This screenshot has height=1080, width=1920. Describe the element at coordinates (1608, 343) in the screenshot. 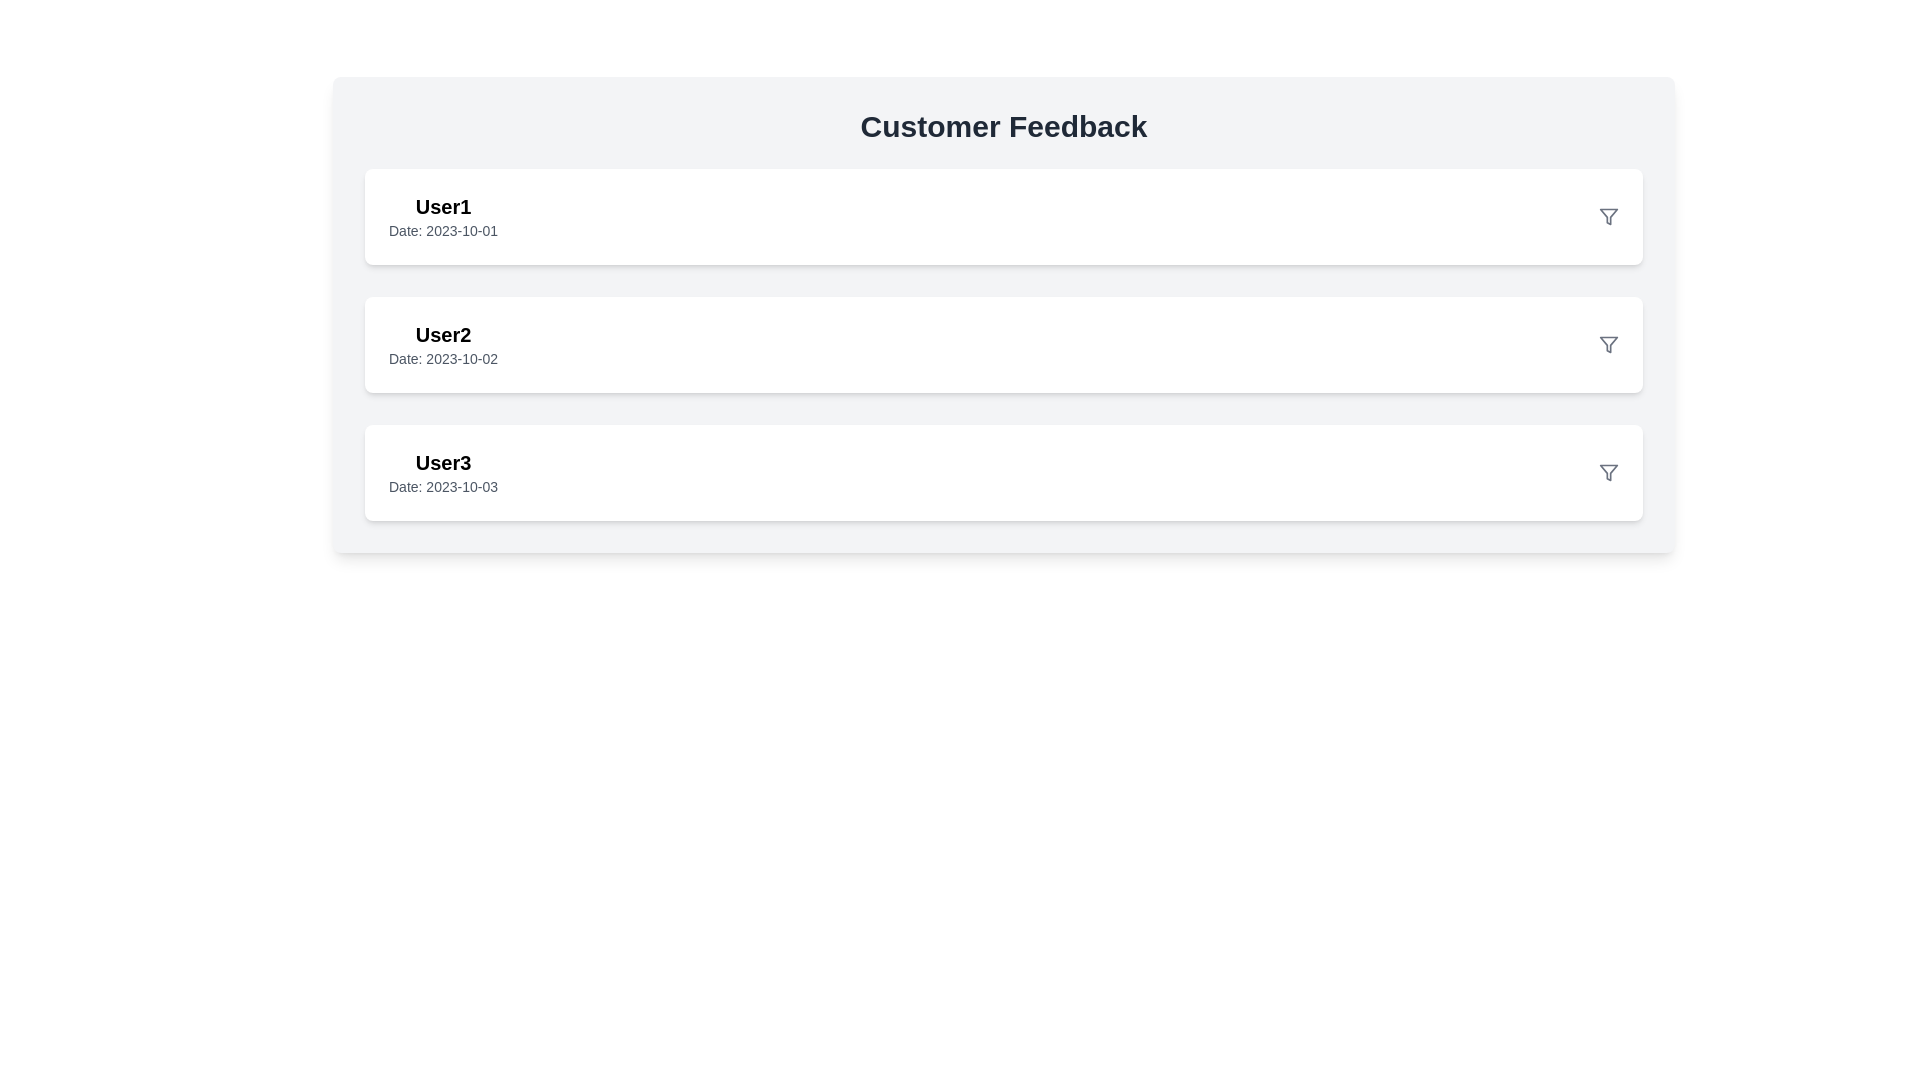

I see `the filter button for actions related to the 'User2' section, which is the third interactive icon from the top on the far-right of the user-related information panel` at that location.